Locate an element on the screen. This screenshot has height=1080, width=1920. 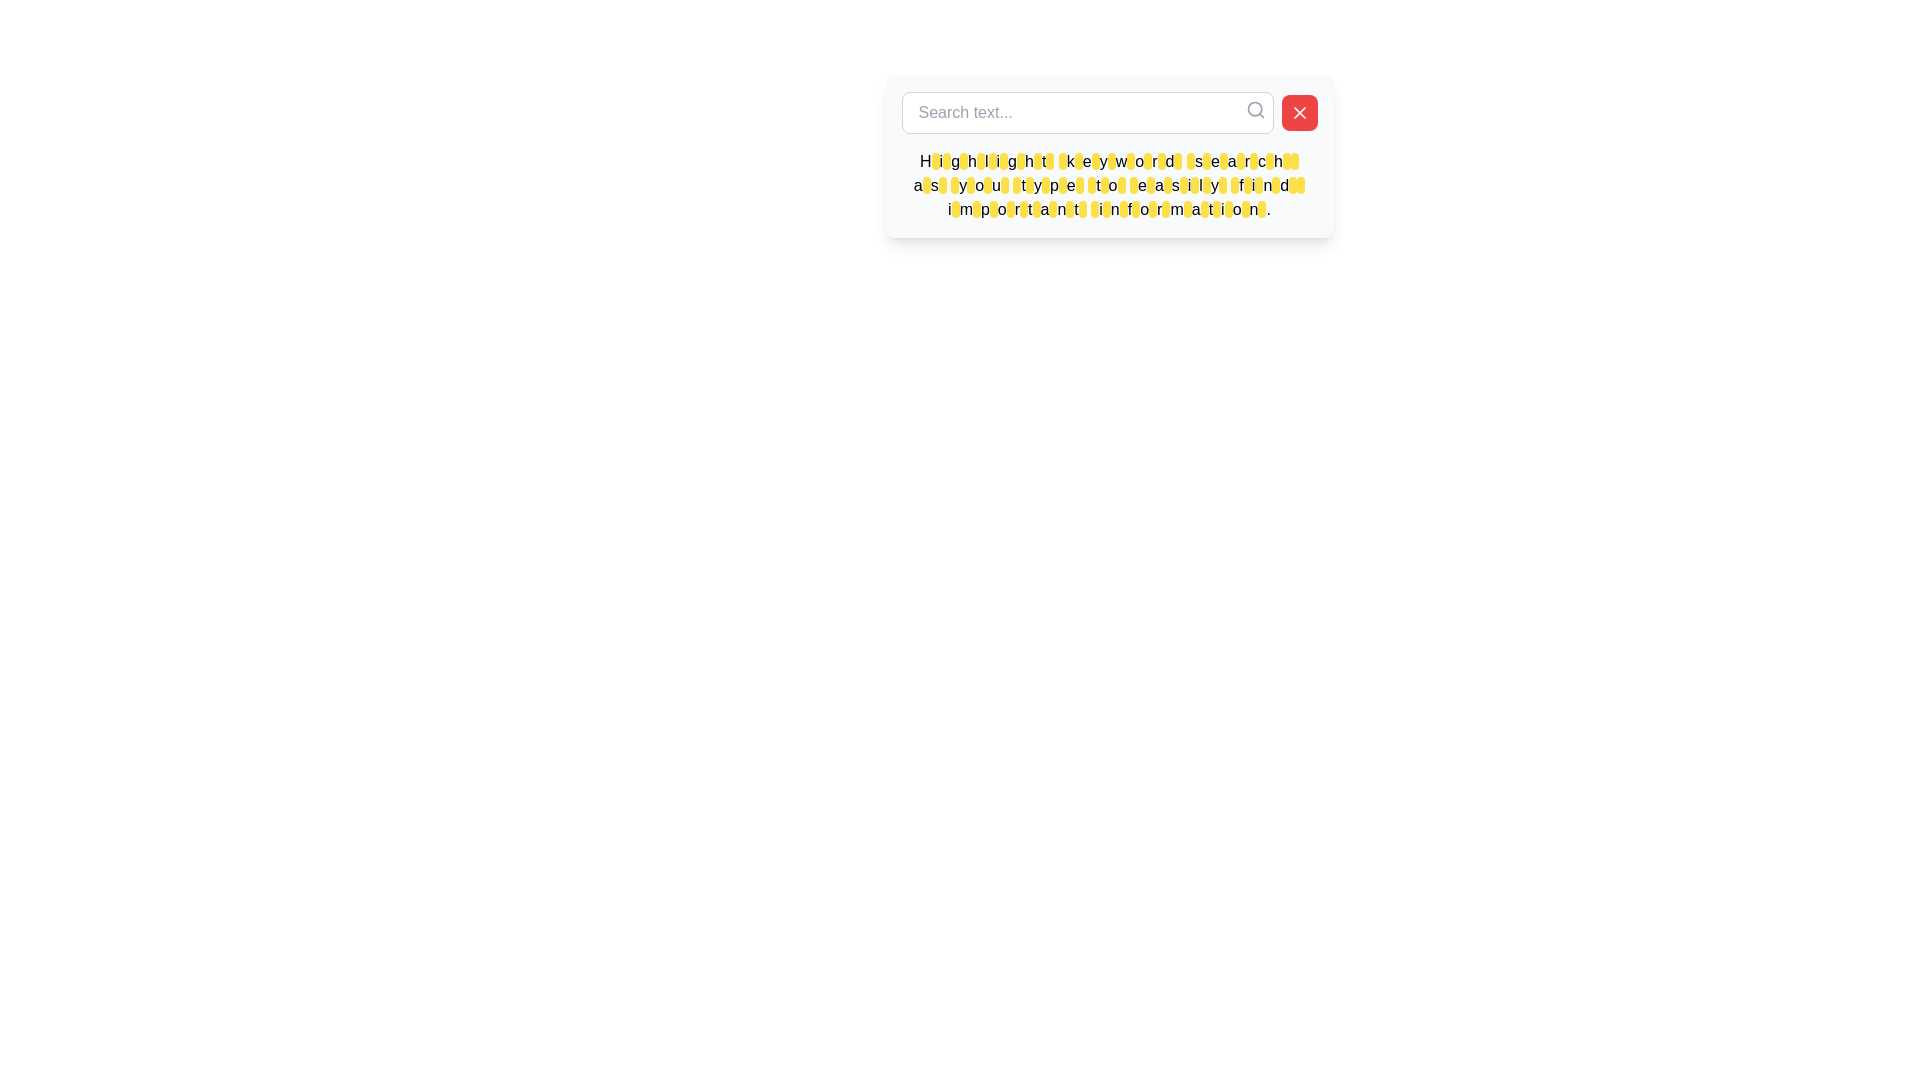
the yellow-highlighted element in the 7th line of the text block that starts with 'Highlight keyword search as you type...' and is located between the words 'type' and 'to' is located at coordinates (1004, 185).